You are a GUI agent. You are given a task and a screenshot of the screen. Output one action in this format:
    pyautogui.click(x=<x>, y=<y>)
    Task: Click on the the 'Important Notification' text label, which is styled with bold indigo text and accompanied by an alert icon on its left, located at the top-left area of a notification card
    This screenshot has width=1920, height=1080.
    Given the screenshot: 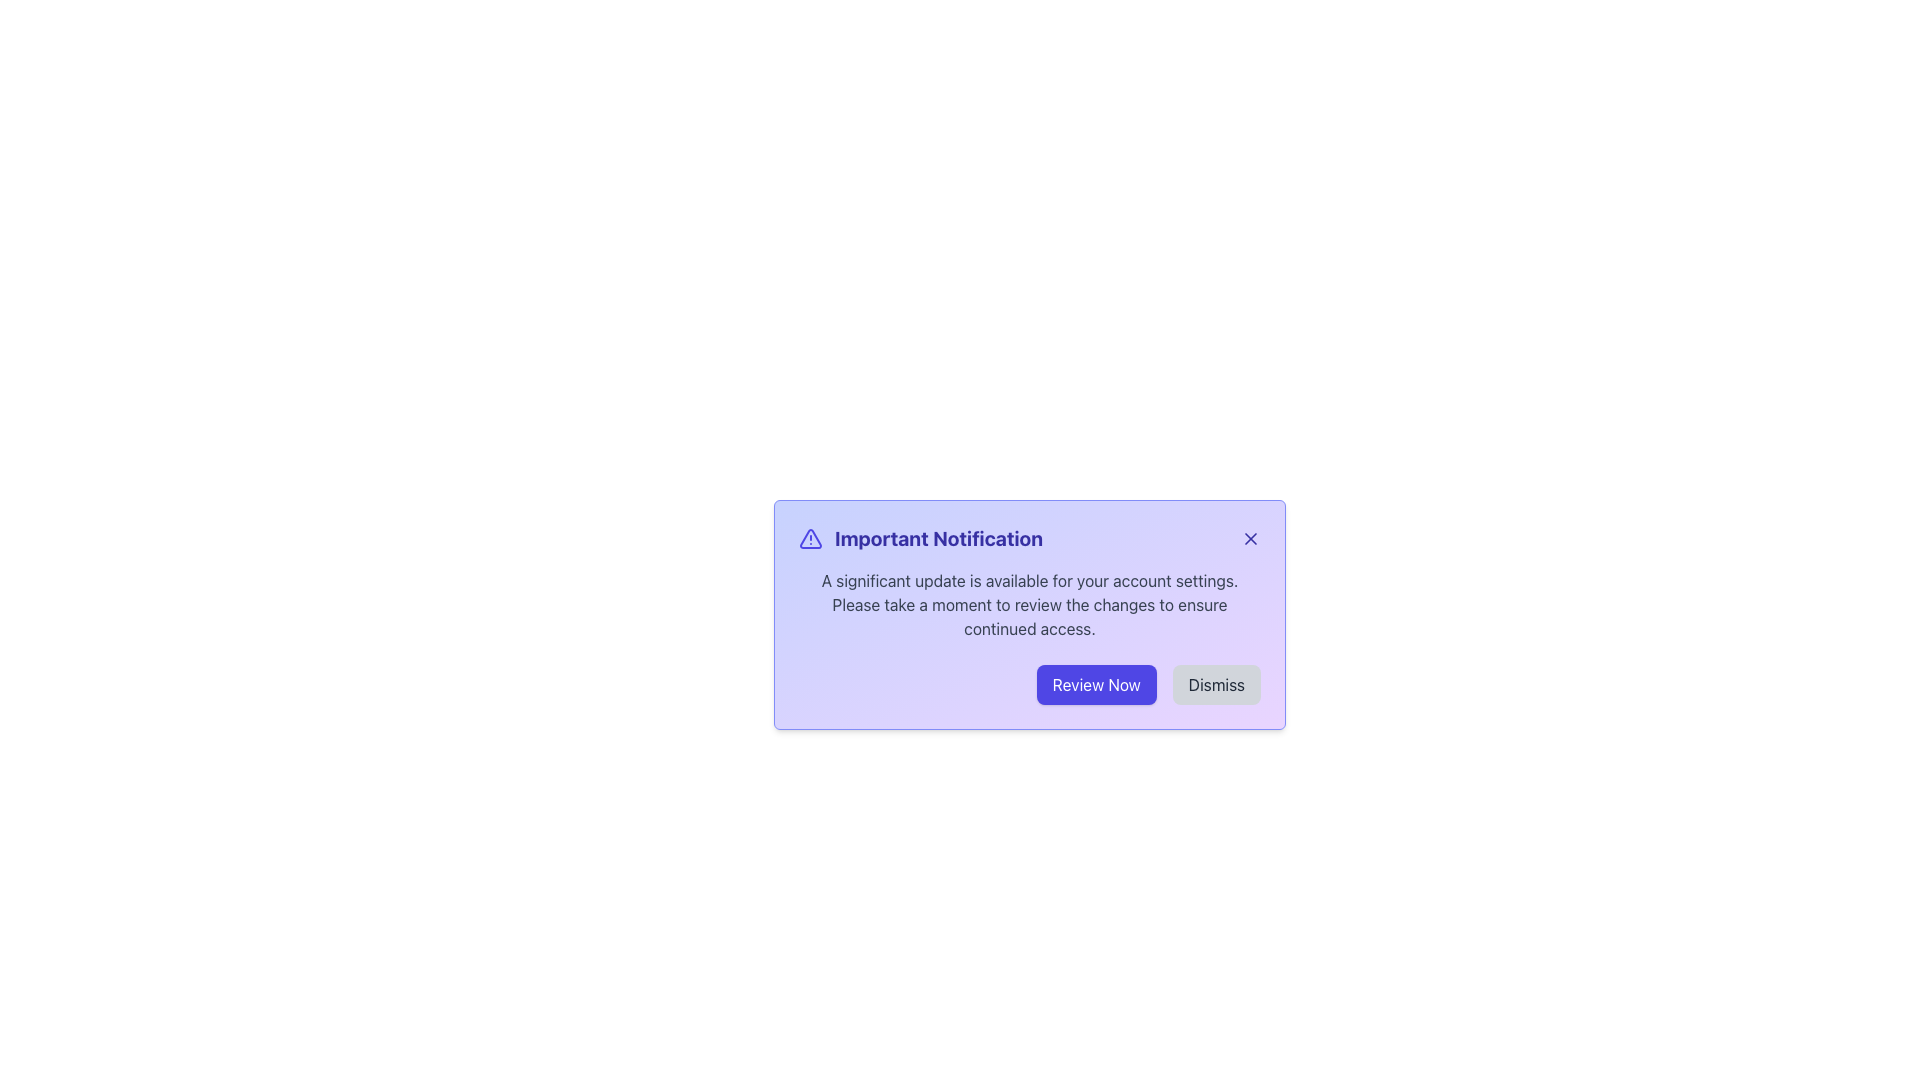 What is the action you would take?
    pyautogui.click(x=920, y=538)
    